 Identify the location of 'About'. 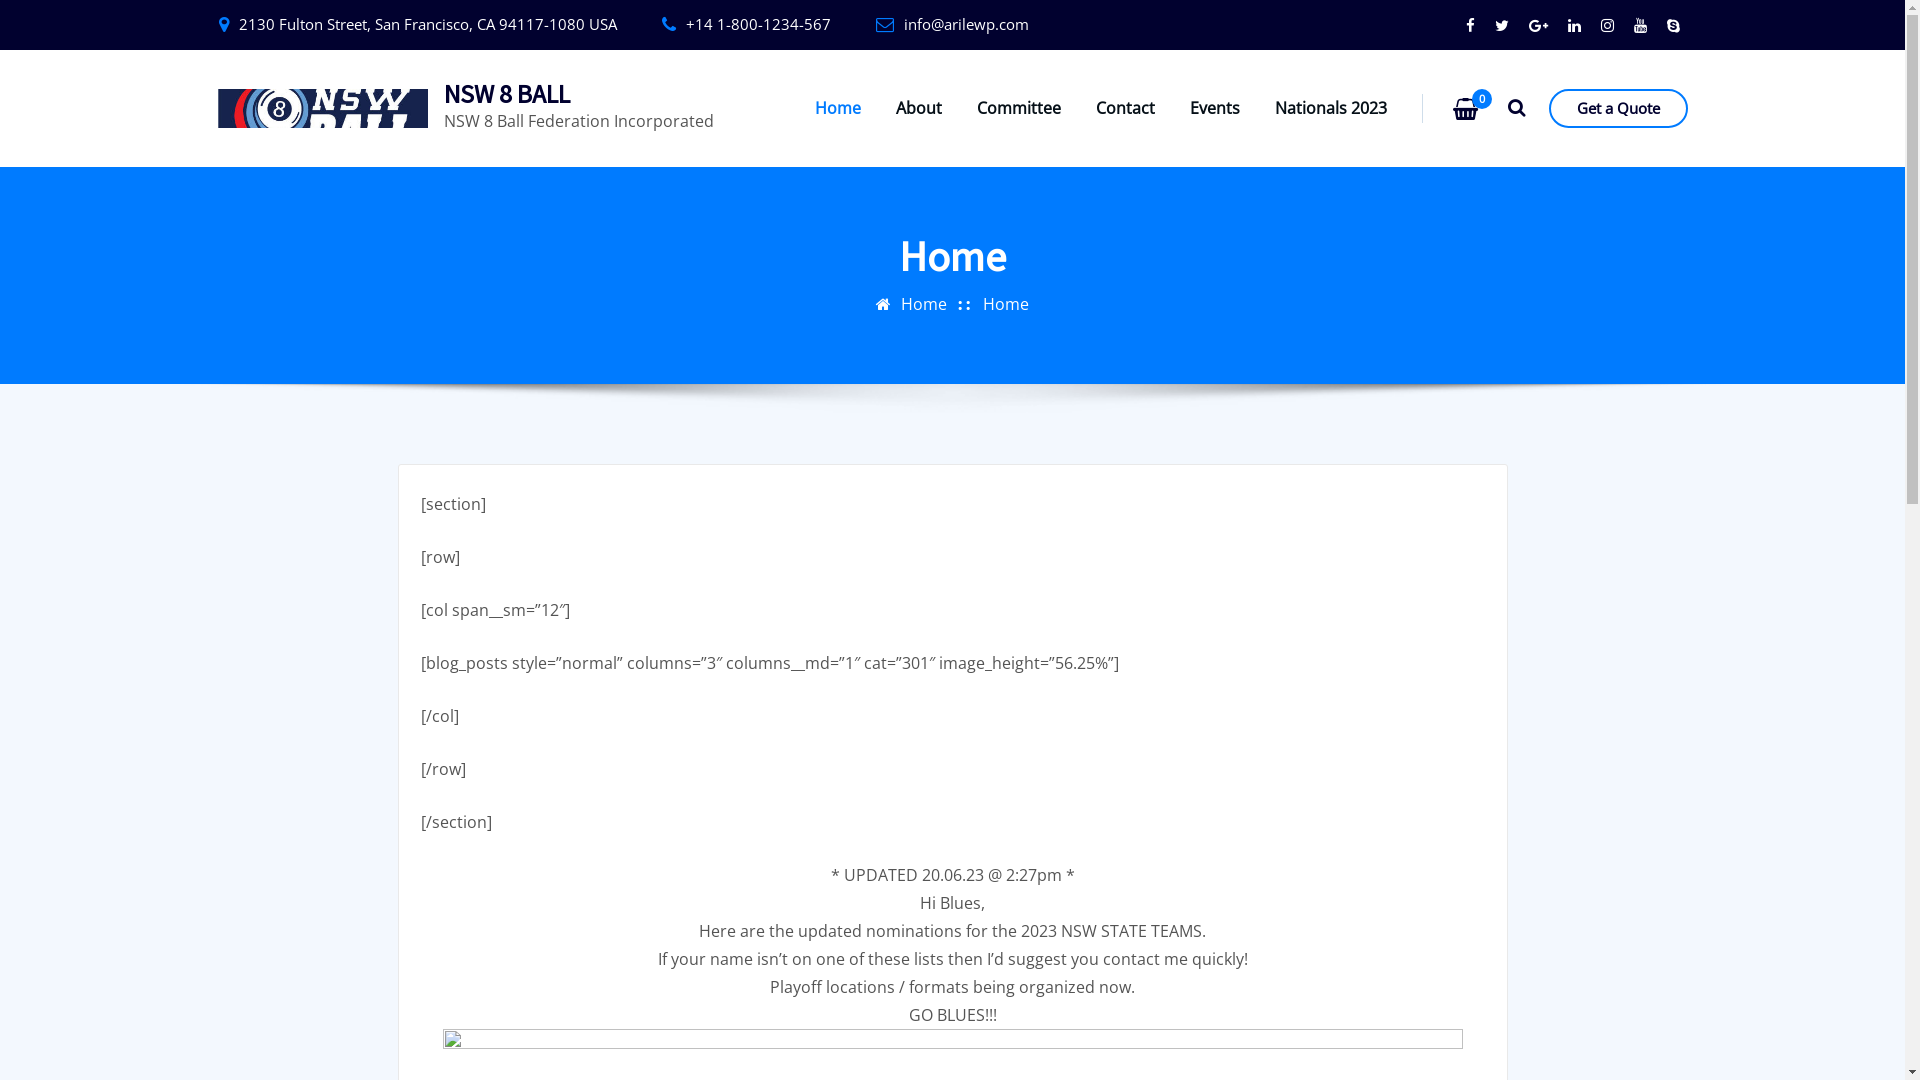
(917, 108).